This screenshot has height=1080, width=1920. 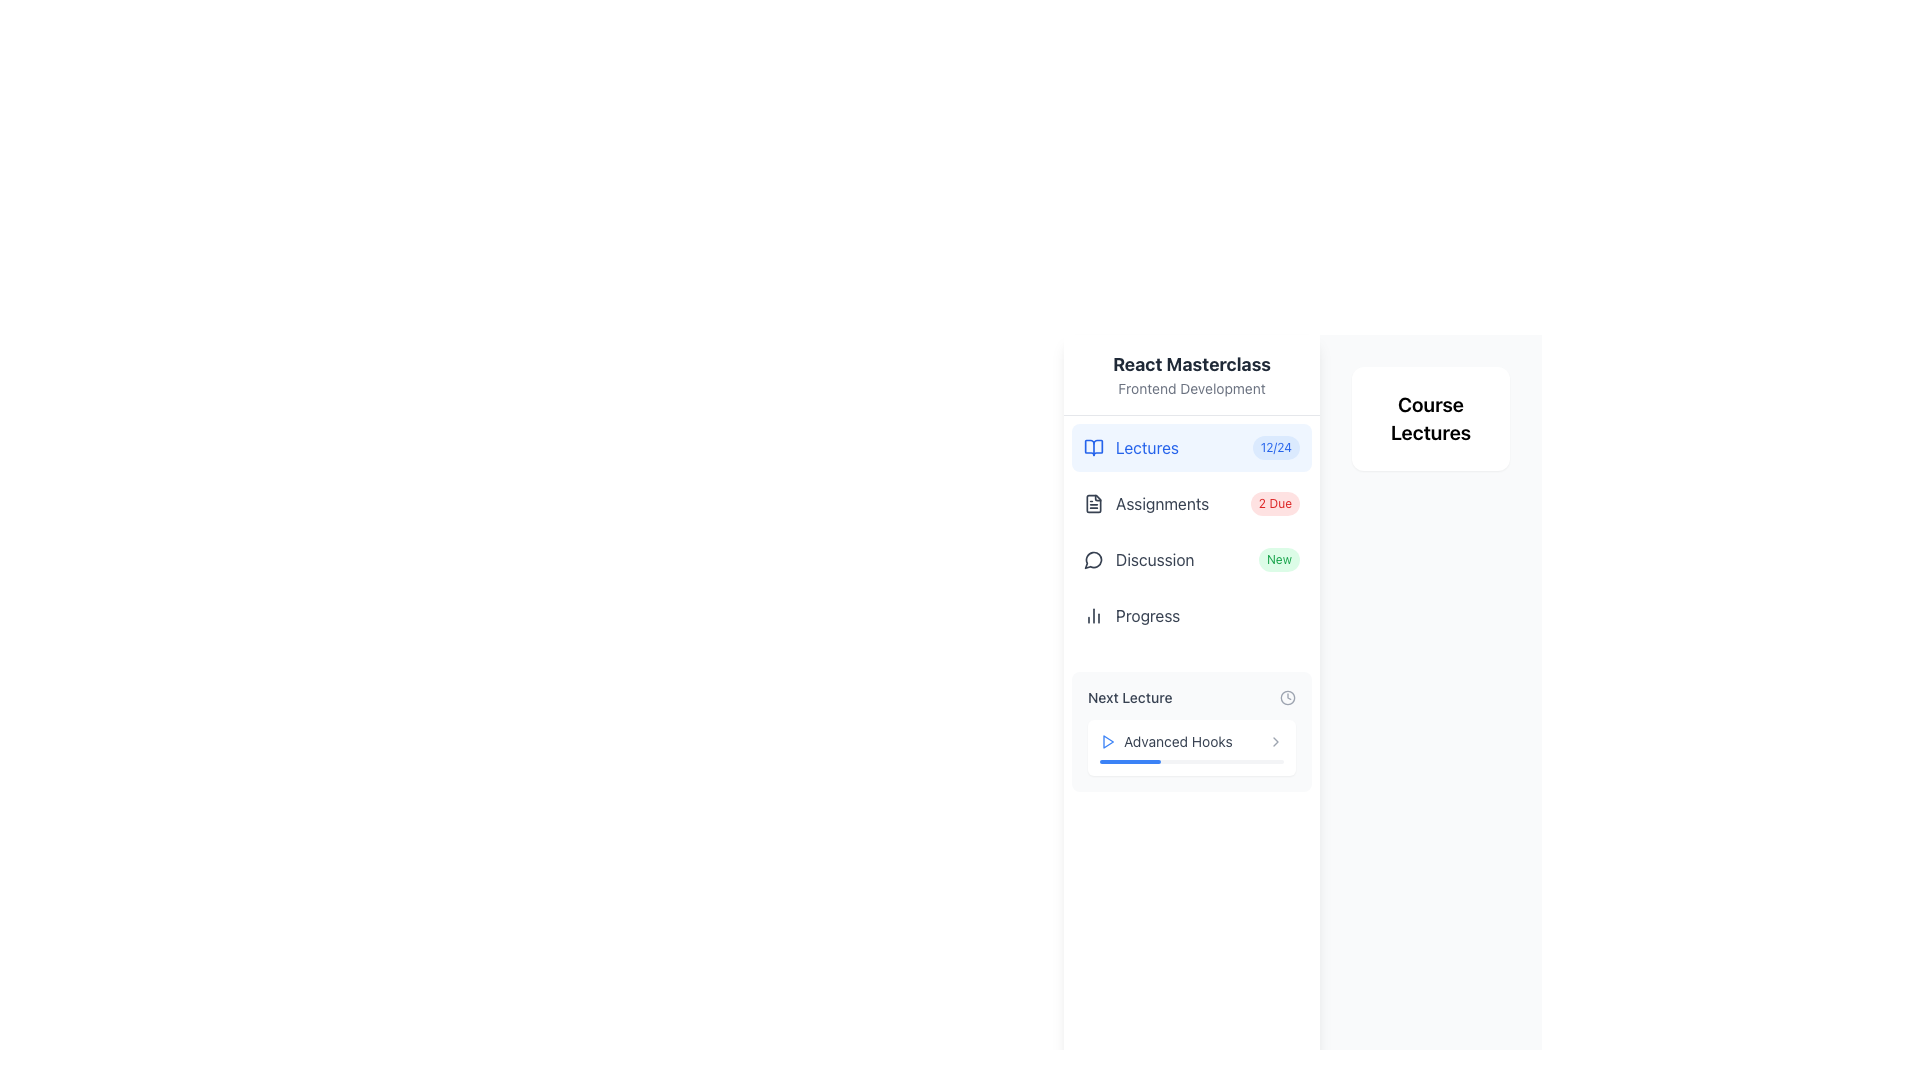 What do you see at coordinates (1107, 741) in the screenshot?
I see `the play button located near the lower center of the interactive panel, next to the 'Advanced Hooks' text under the 'Next Lecture' section` at bounding box center [1107, 741].